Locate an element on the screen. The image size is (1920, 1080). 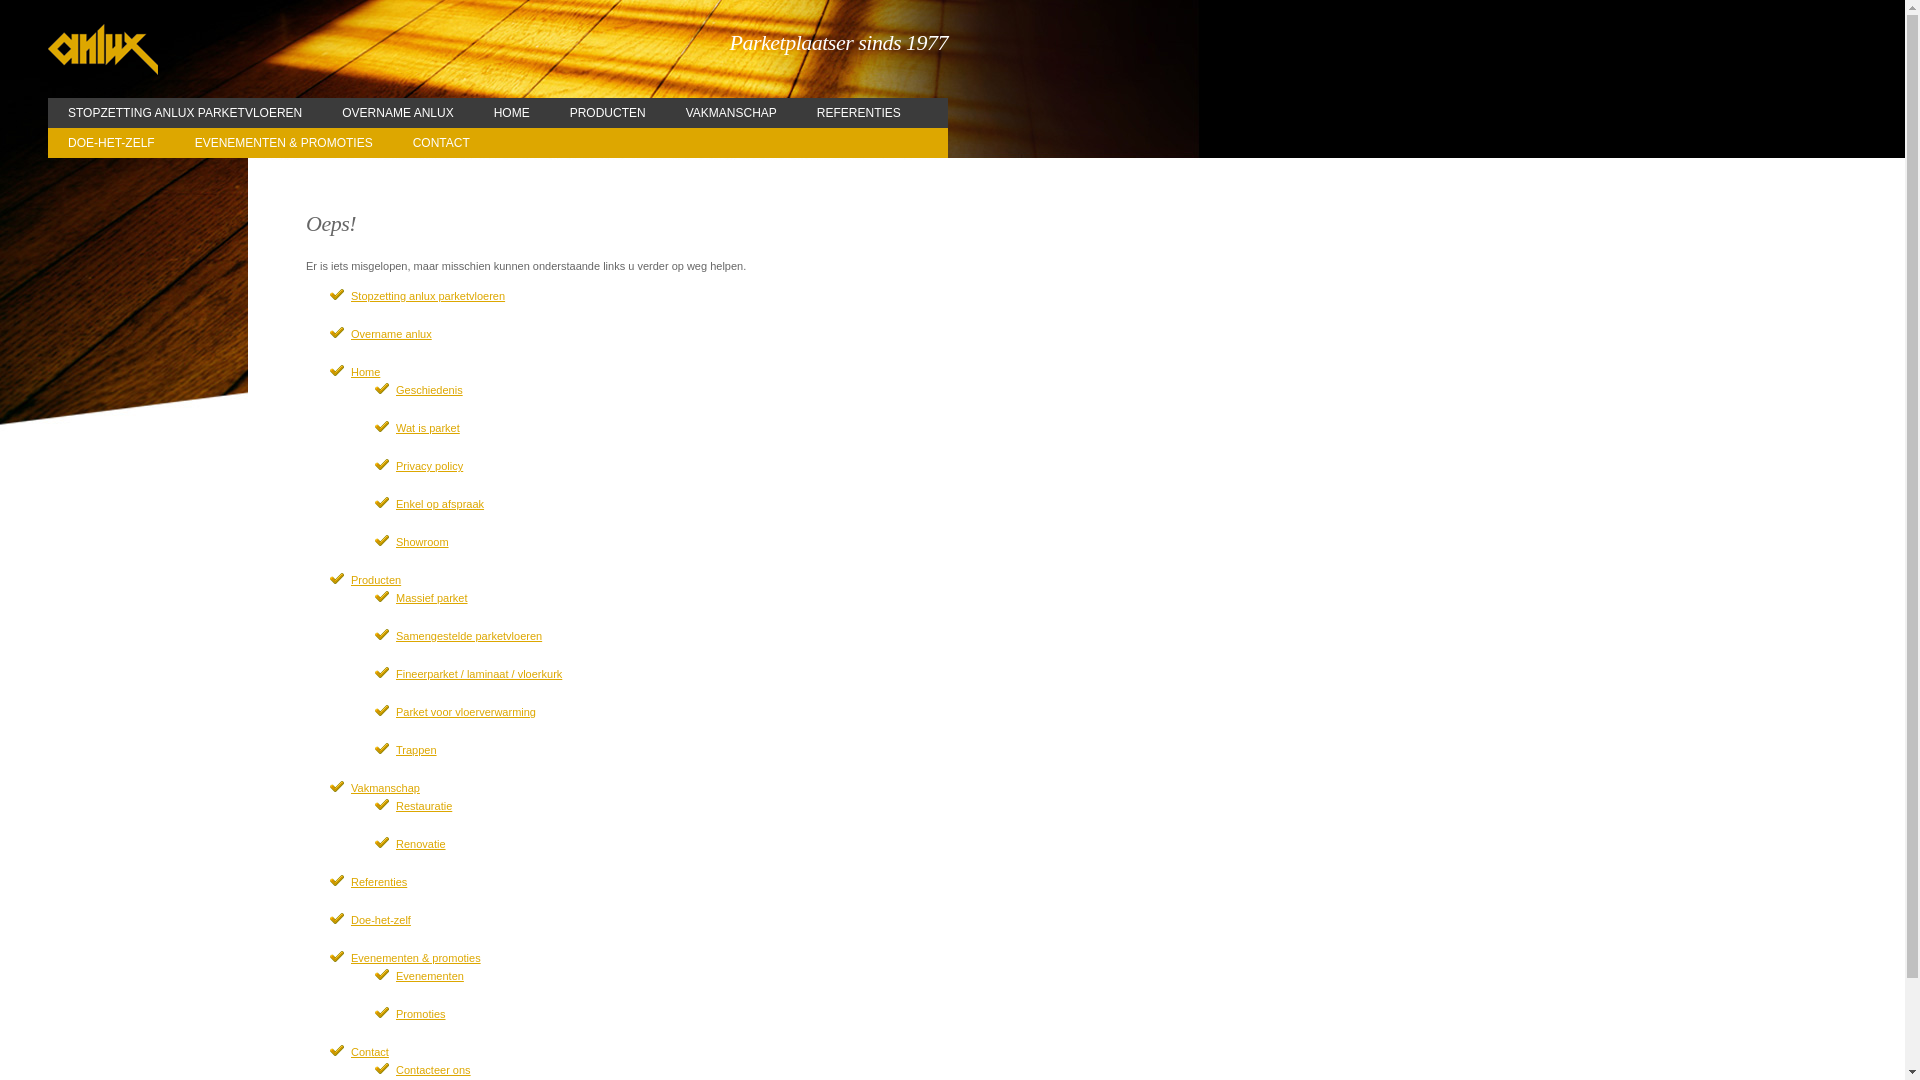
'Evenementen & promoties' is located at coordinates (415, 956).